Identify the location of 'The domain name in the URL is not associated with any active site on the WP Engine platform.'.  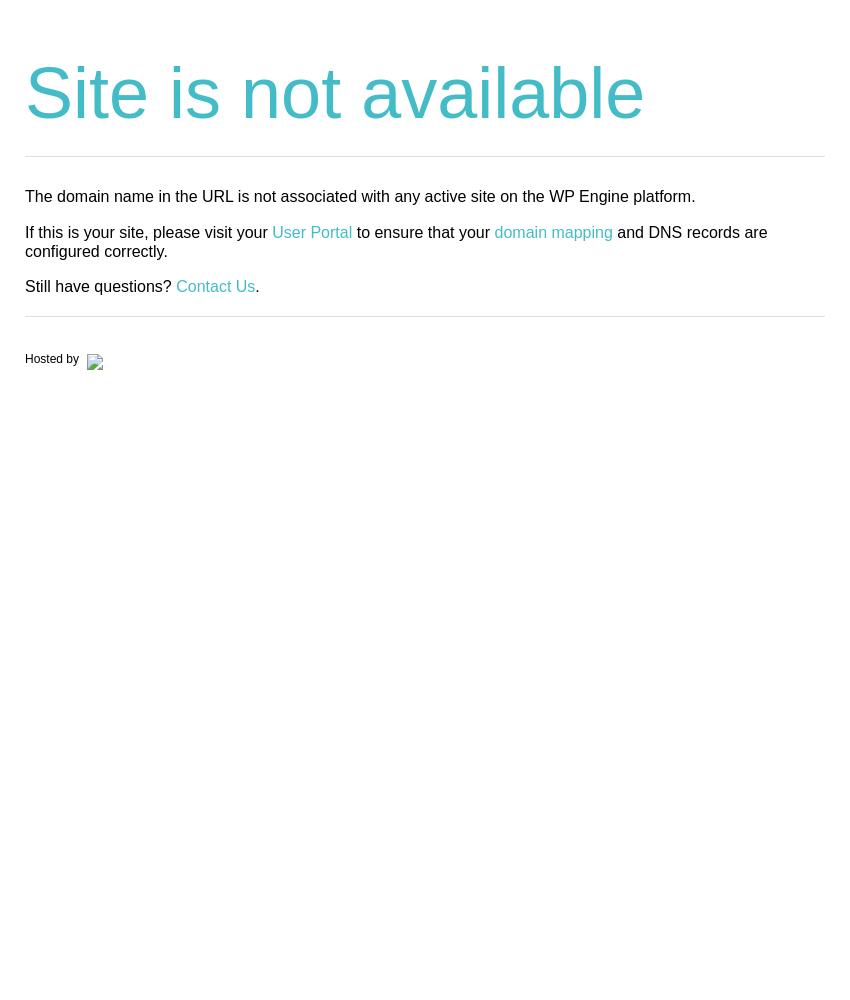
(358, 195).